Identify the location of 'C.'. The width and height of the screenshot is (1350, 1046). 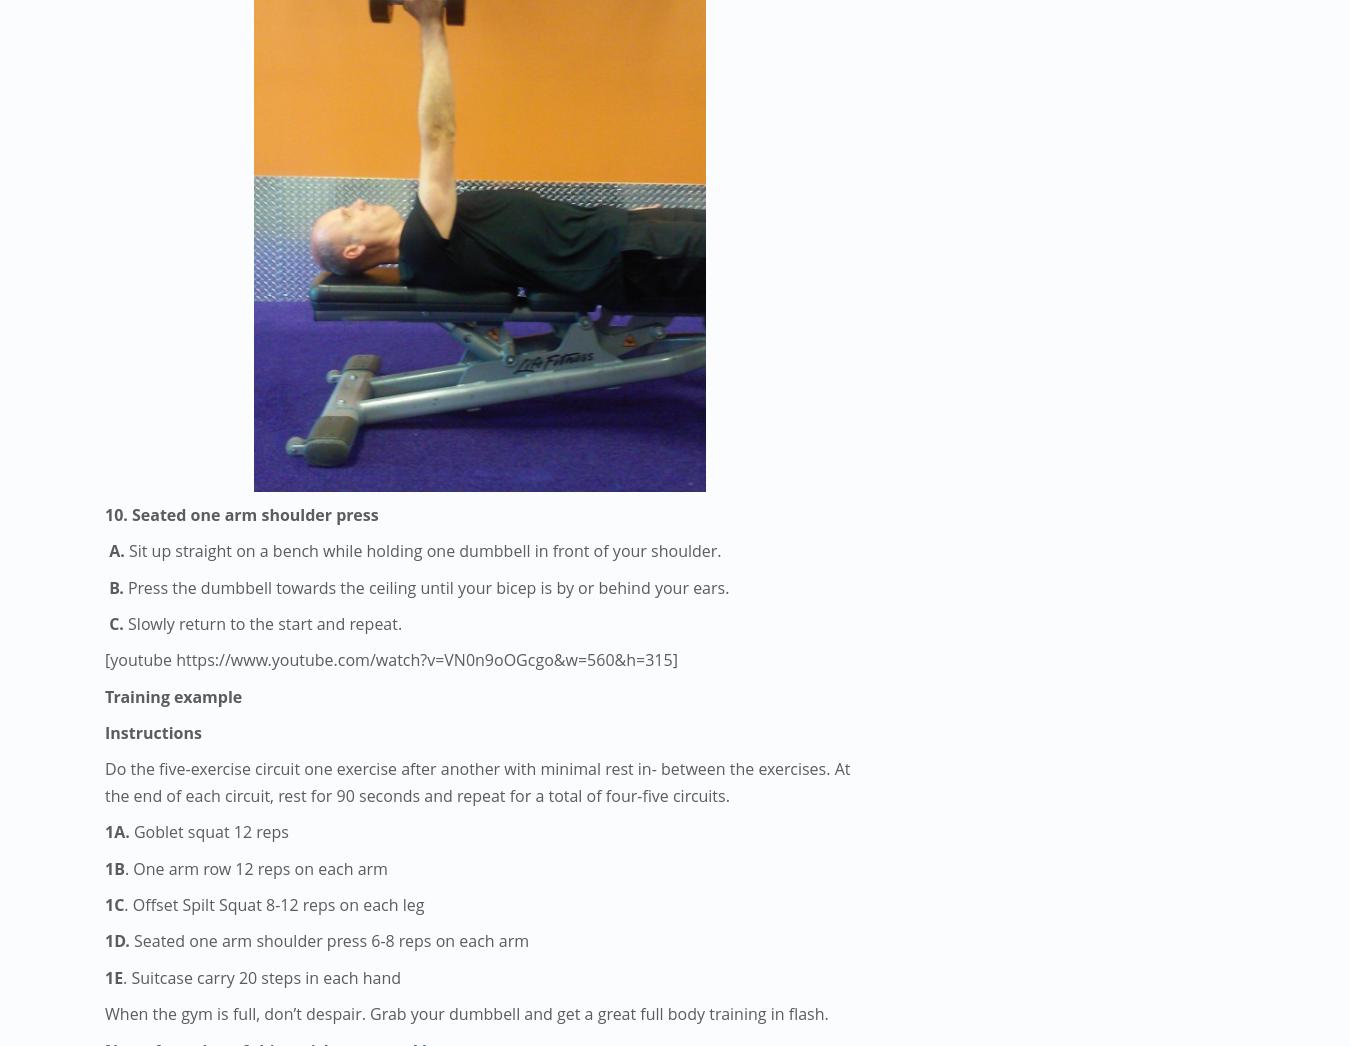
(116, 622).